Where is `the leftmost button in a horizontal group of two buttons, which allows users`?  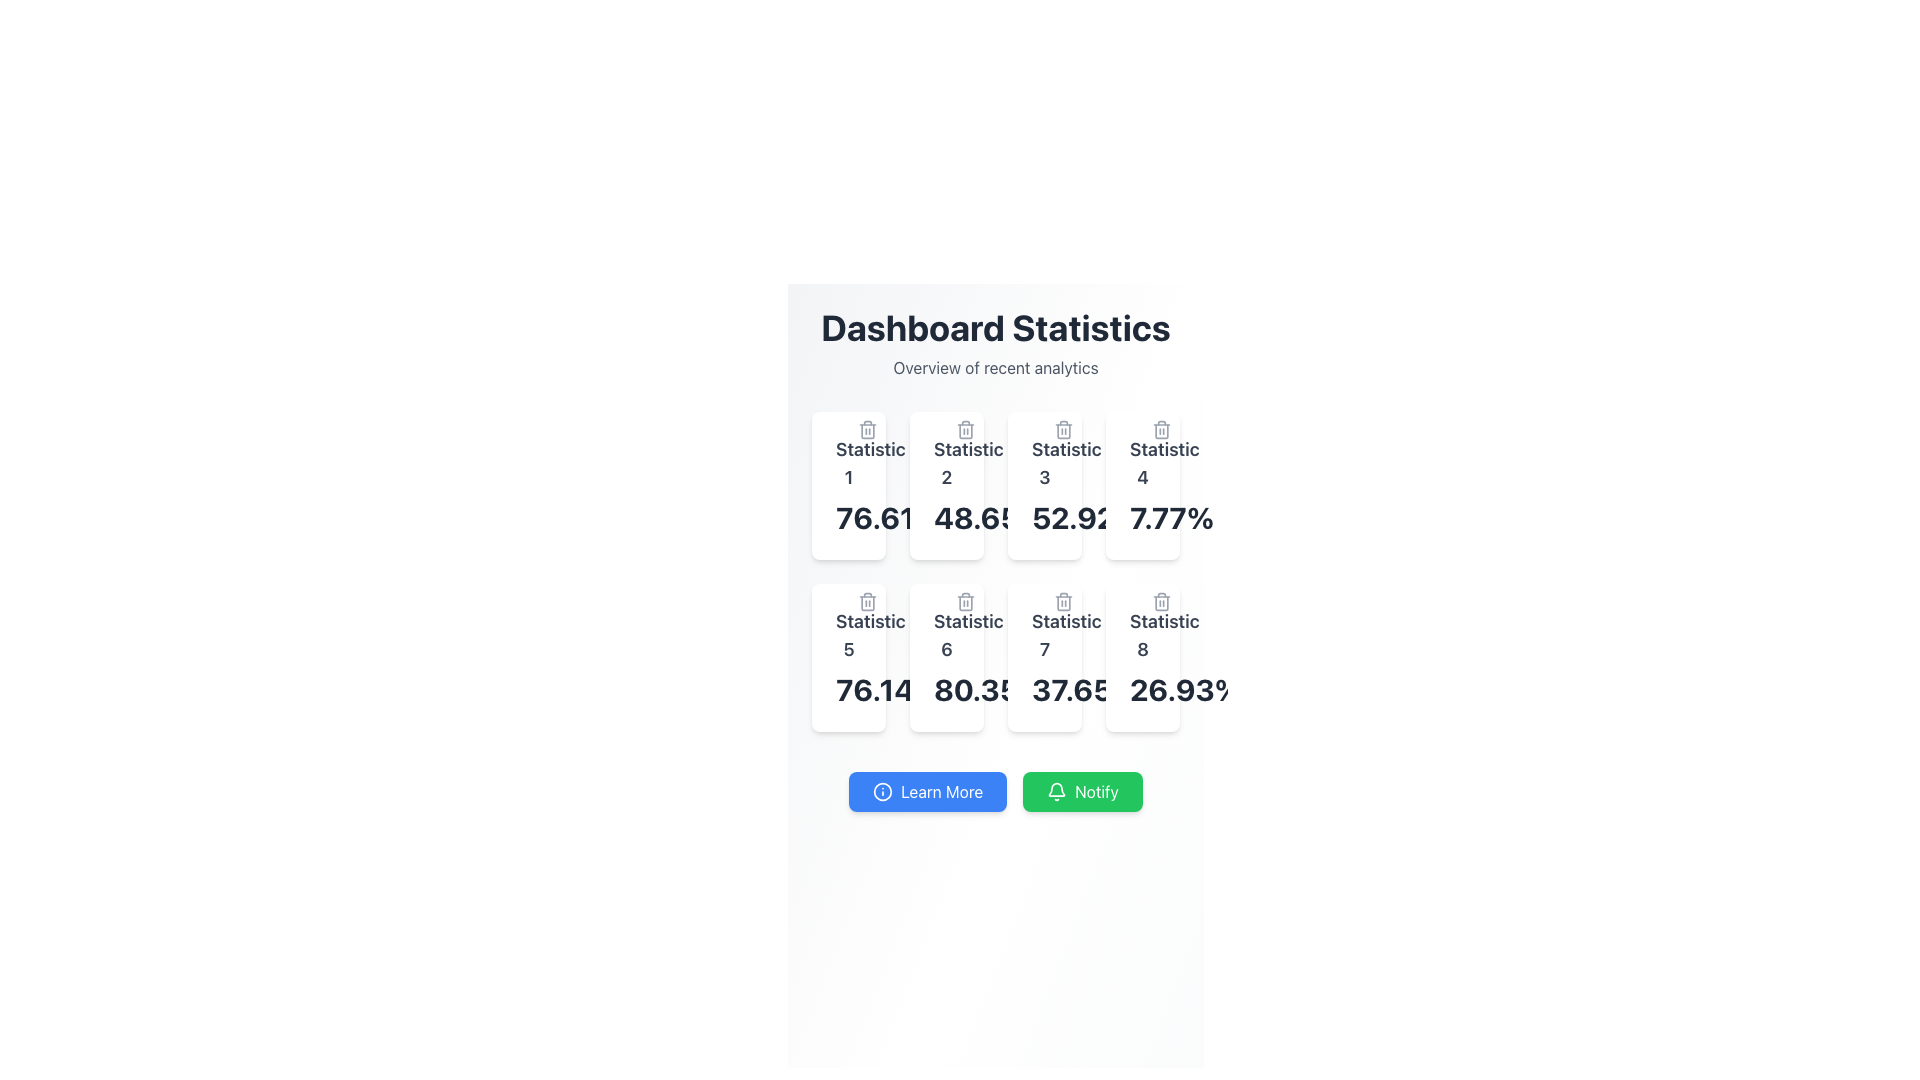
the leftmost button in a horizontal group of two buttons, which allows users is located at coordinates (927, 790).